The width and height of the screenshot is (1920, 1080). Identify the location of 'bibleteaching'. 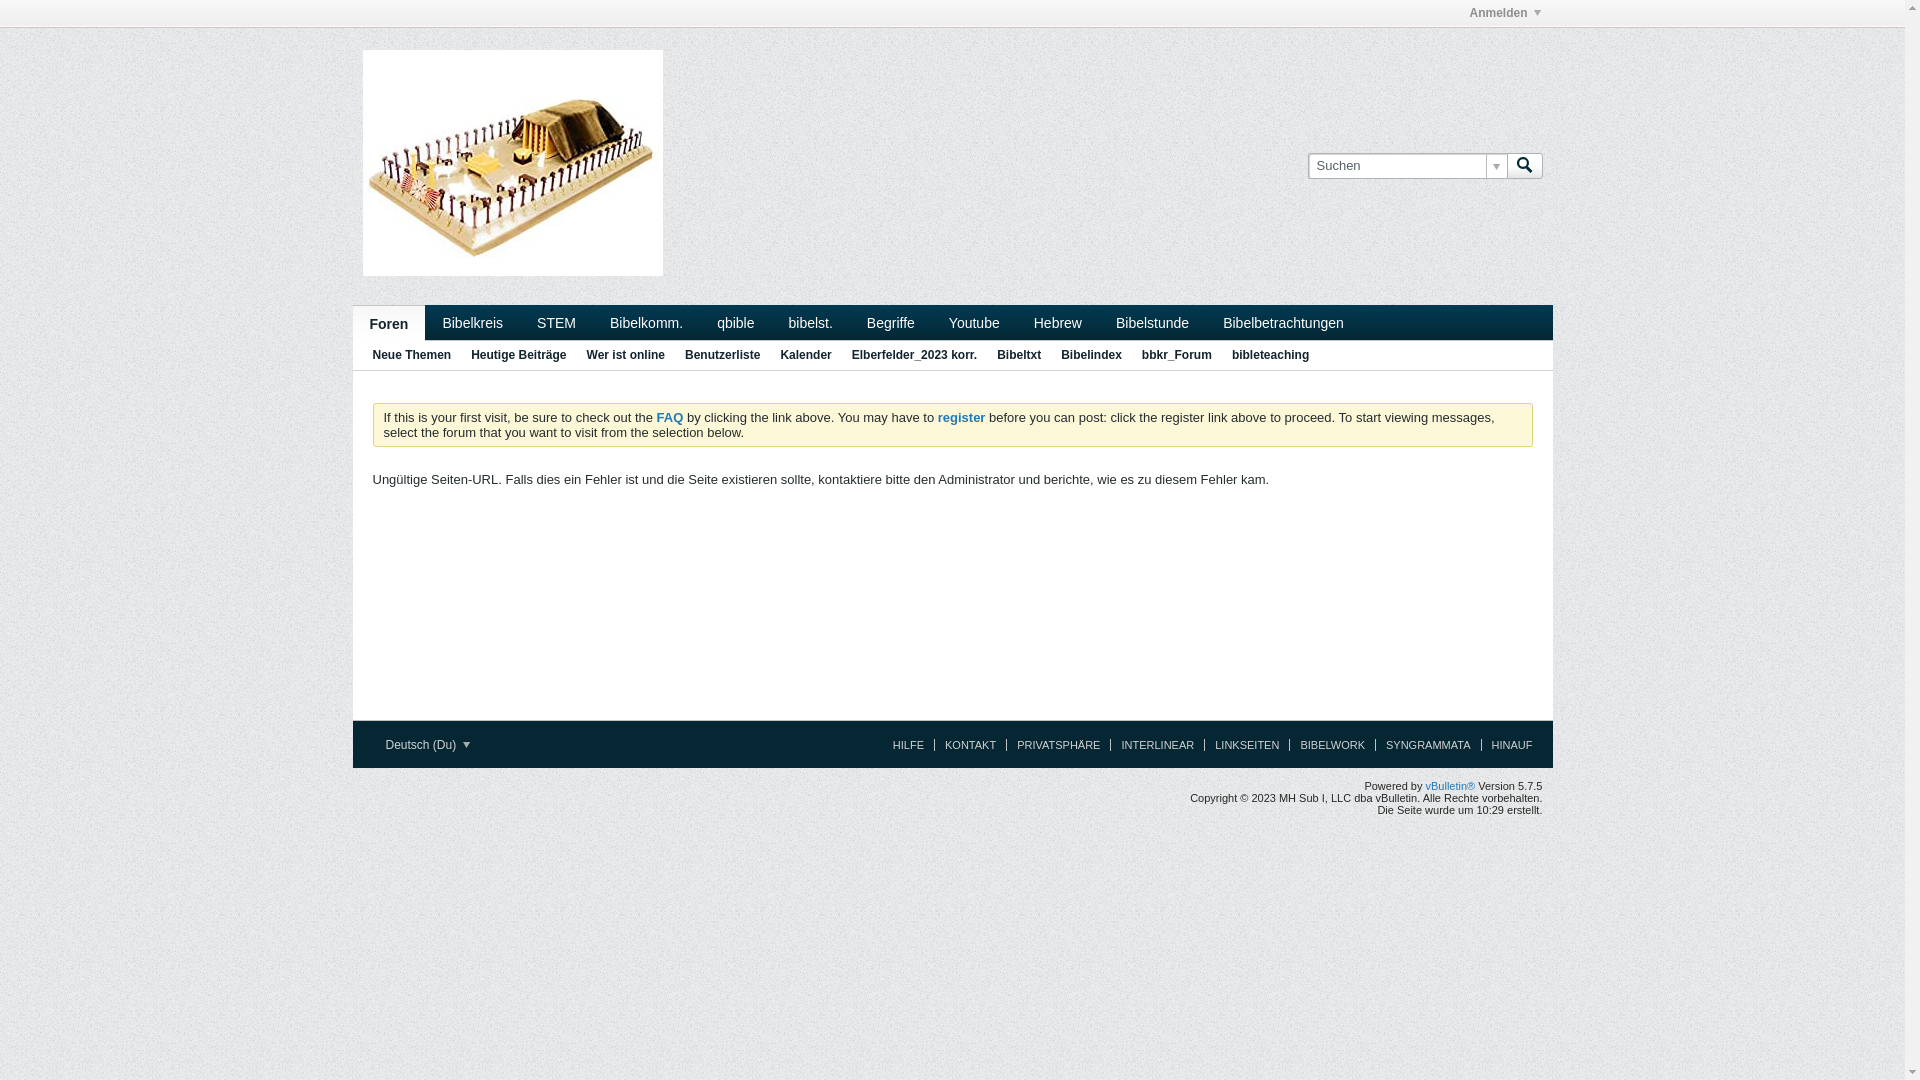
(1231, 354).